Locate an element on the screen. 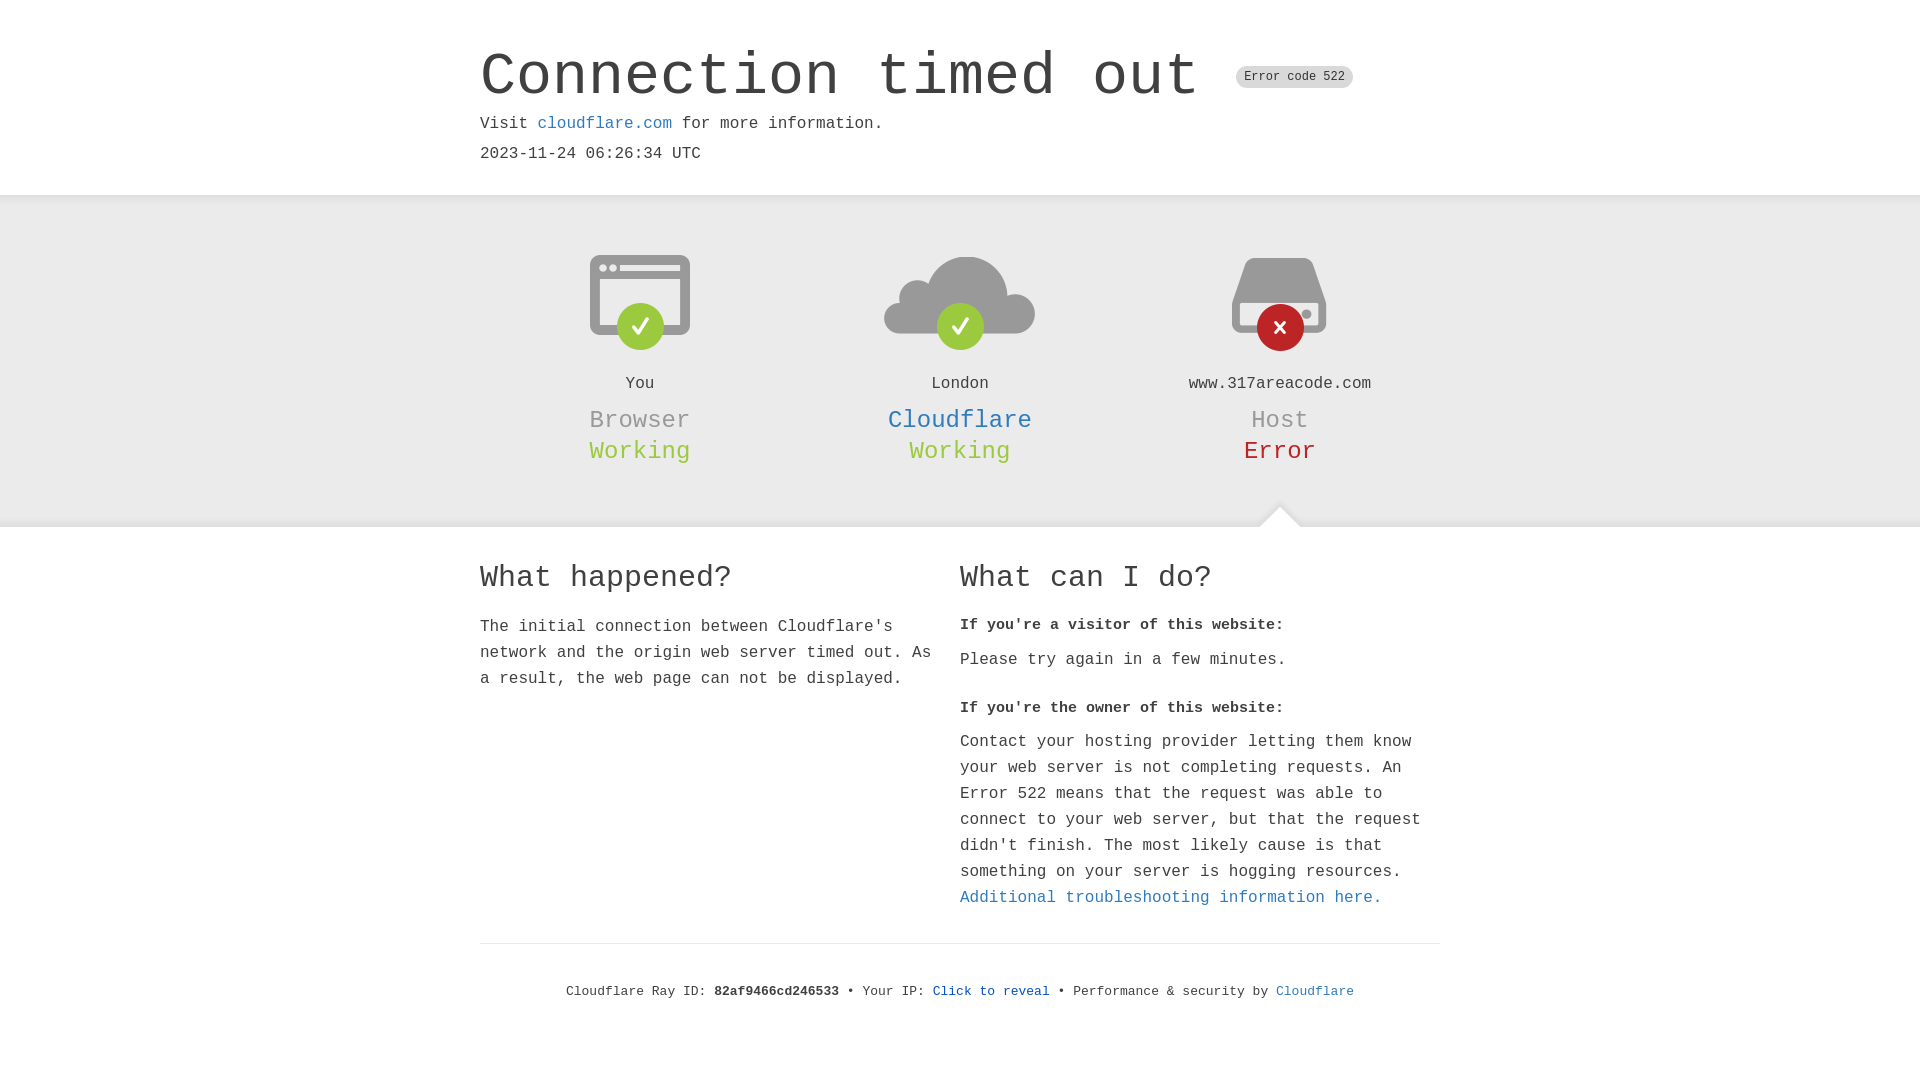 This screenshot has width=1920, height=1080. 'Additional troubleshooting information here.' is located at coordinates (1171, 897).